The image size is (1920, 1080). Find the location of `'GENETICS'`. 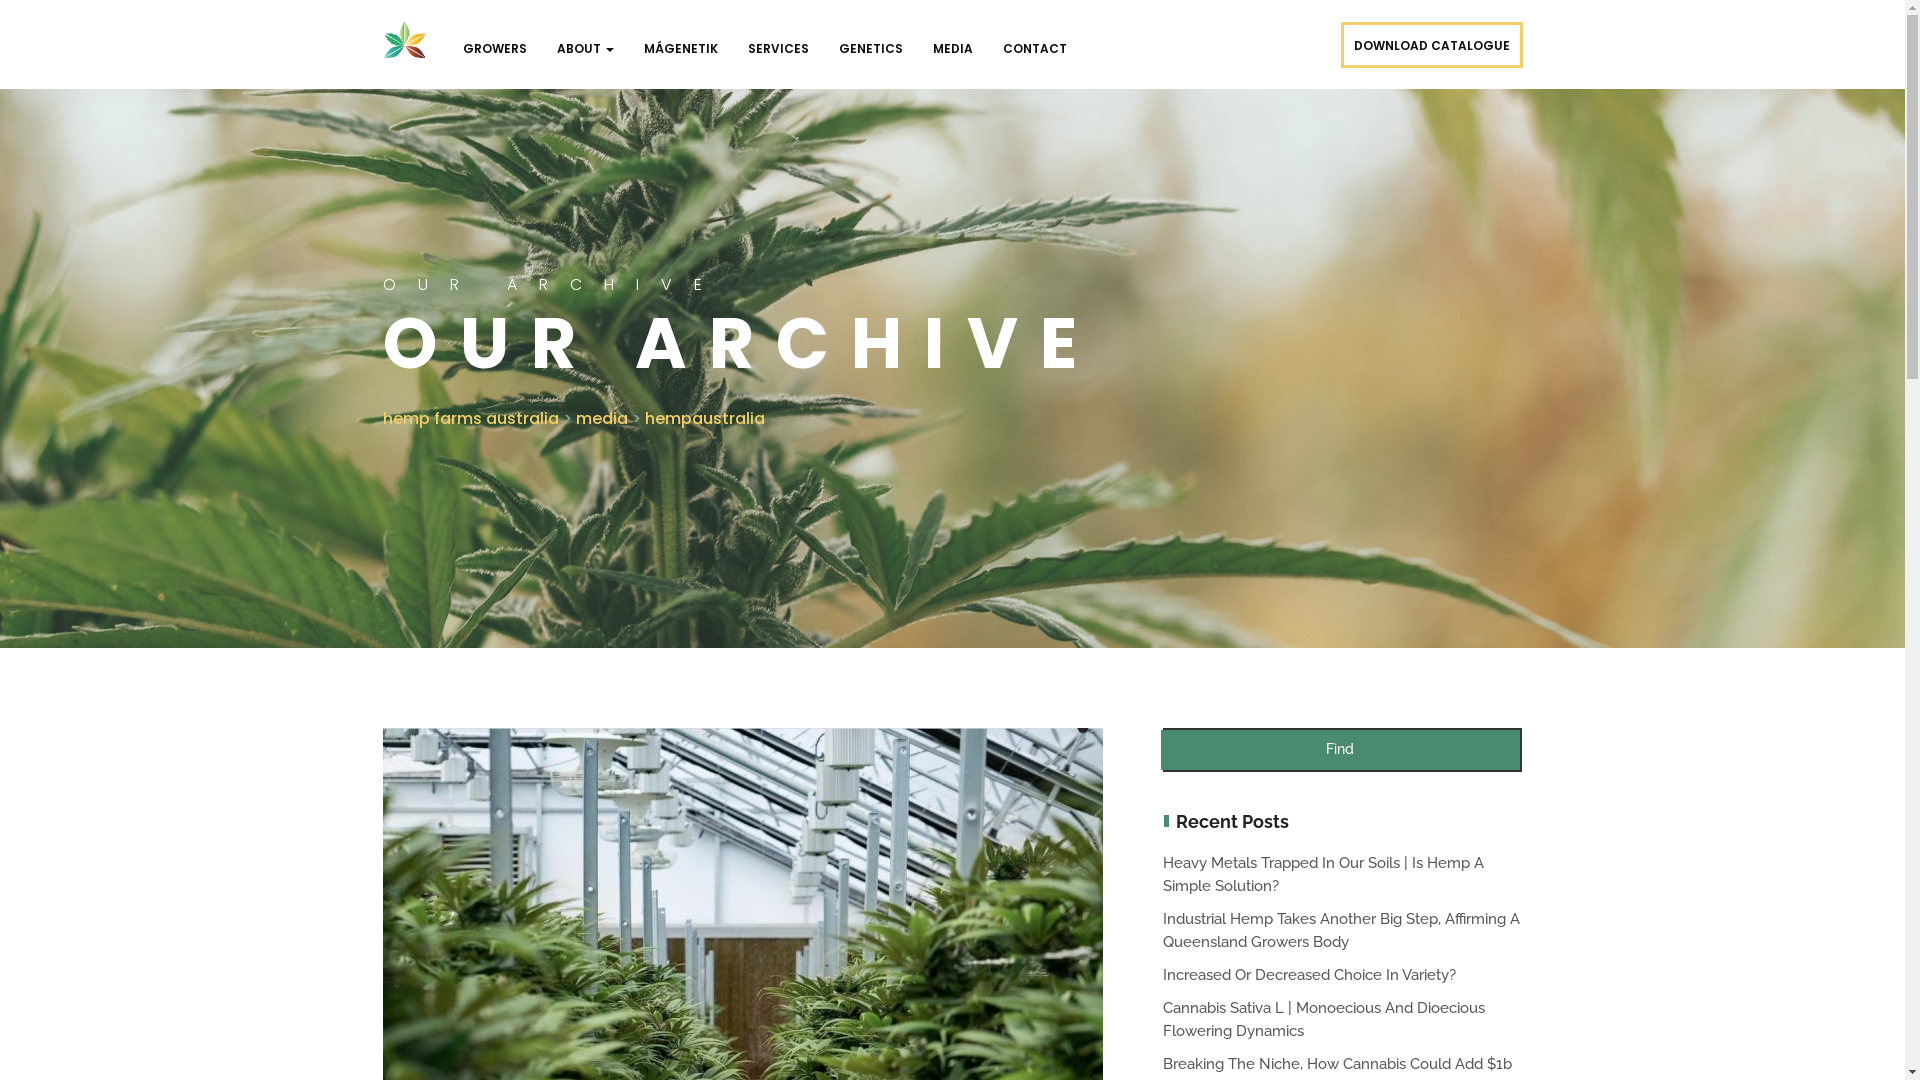

'GENETICS' is located at coordinates (870, 48).